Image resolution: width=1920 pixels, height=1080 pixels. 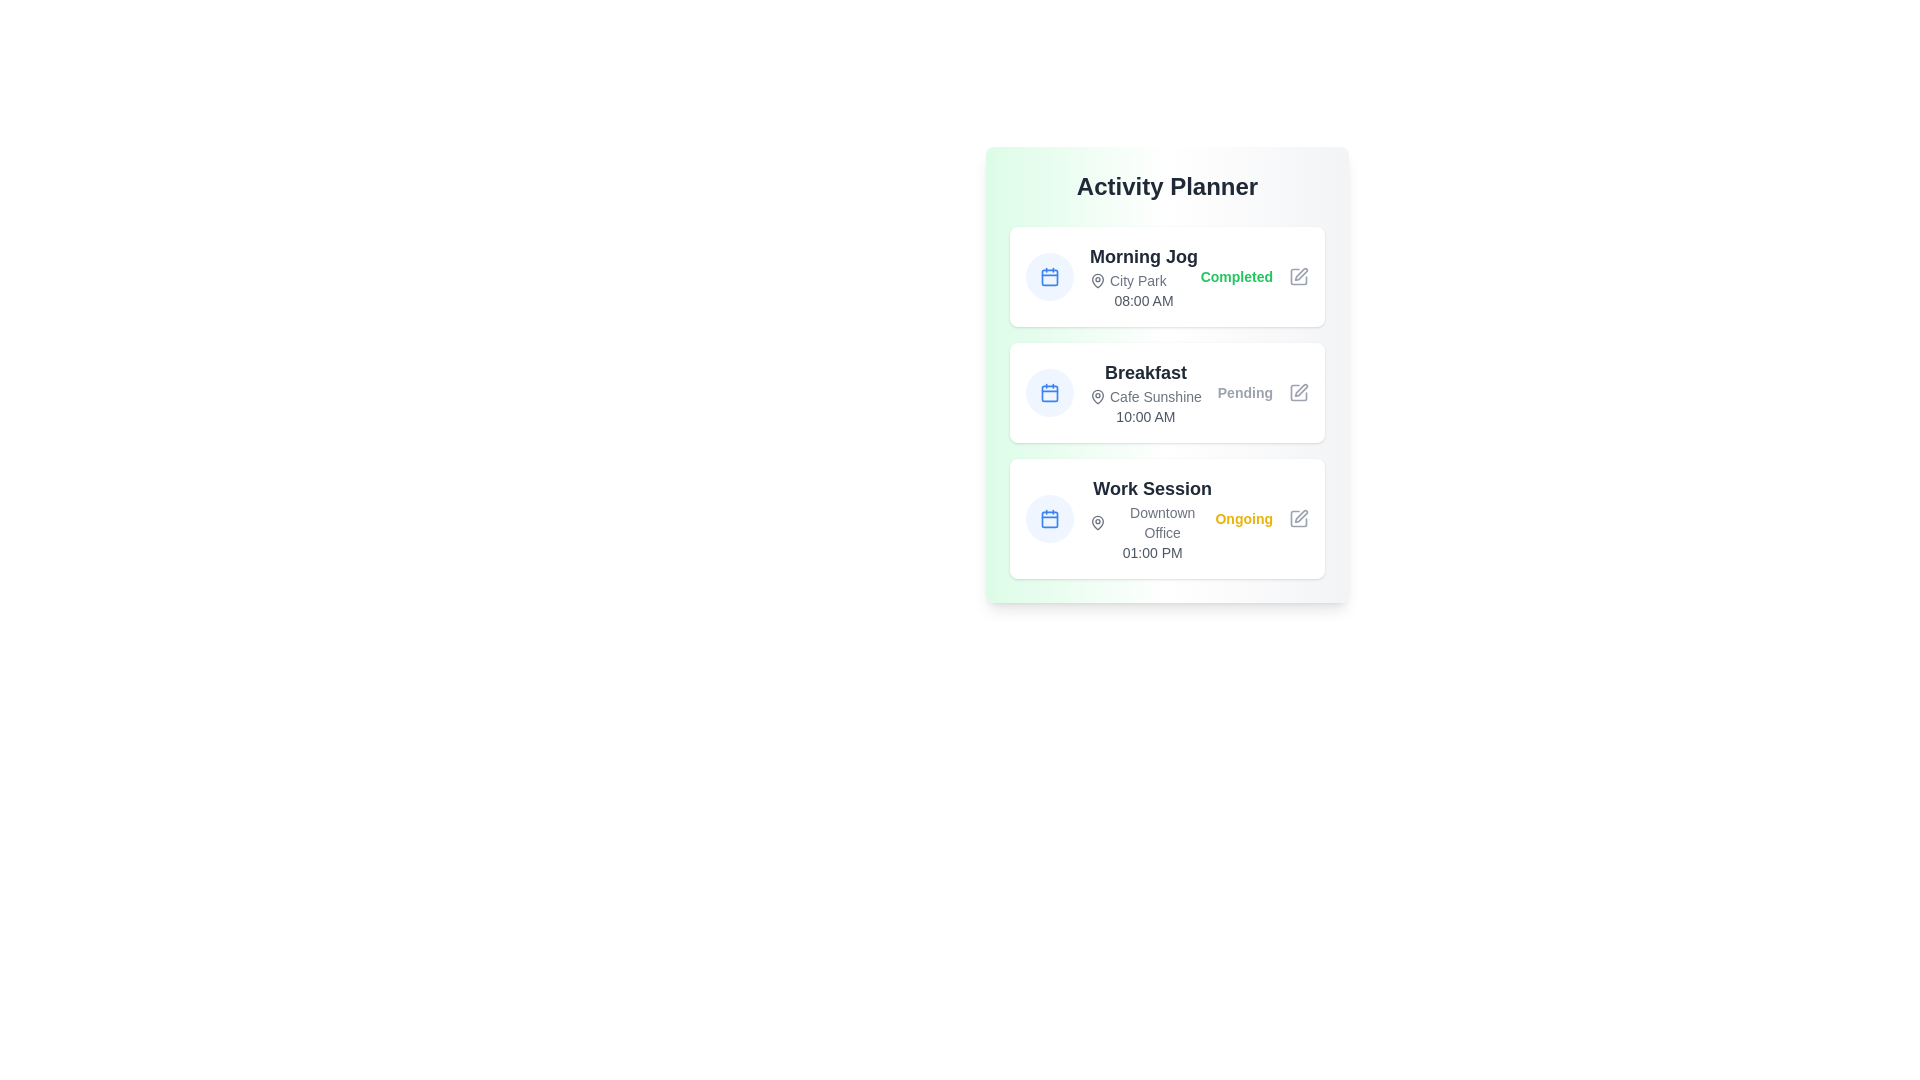 What do you see at coordinates (1145, 393) in the screenshot?
I see `the text block displaying activity information titled 'Breakfast' located in the second item of the vertical list in the 'Activity Planner' section` at bounding box center [1145, 393].